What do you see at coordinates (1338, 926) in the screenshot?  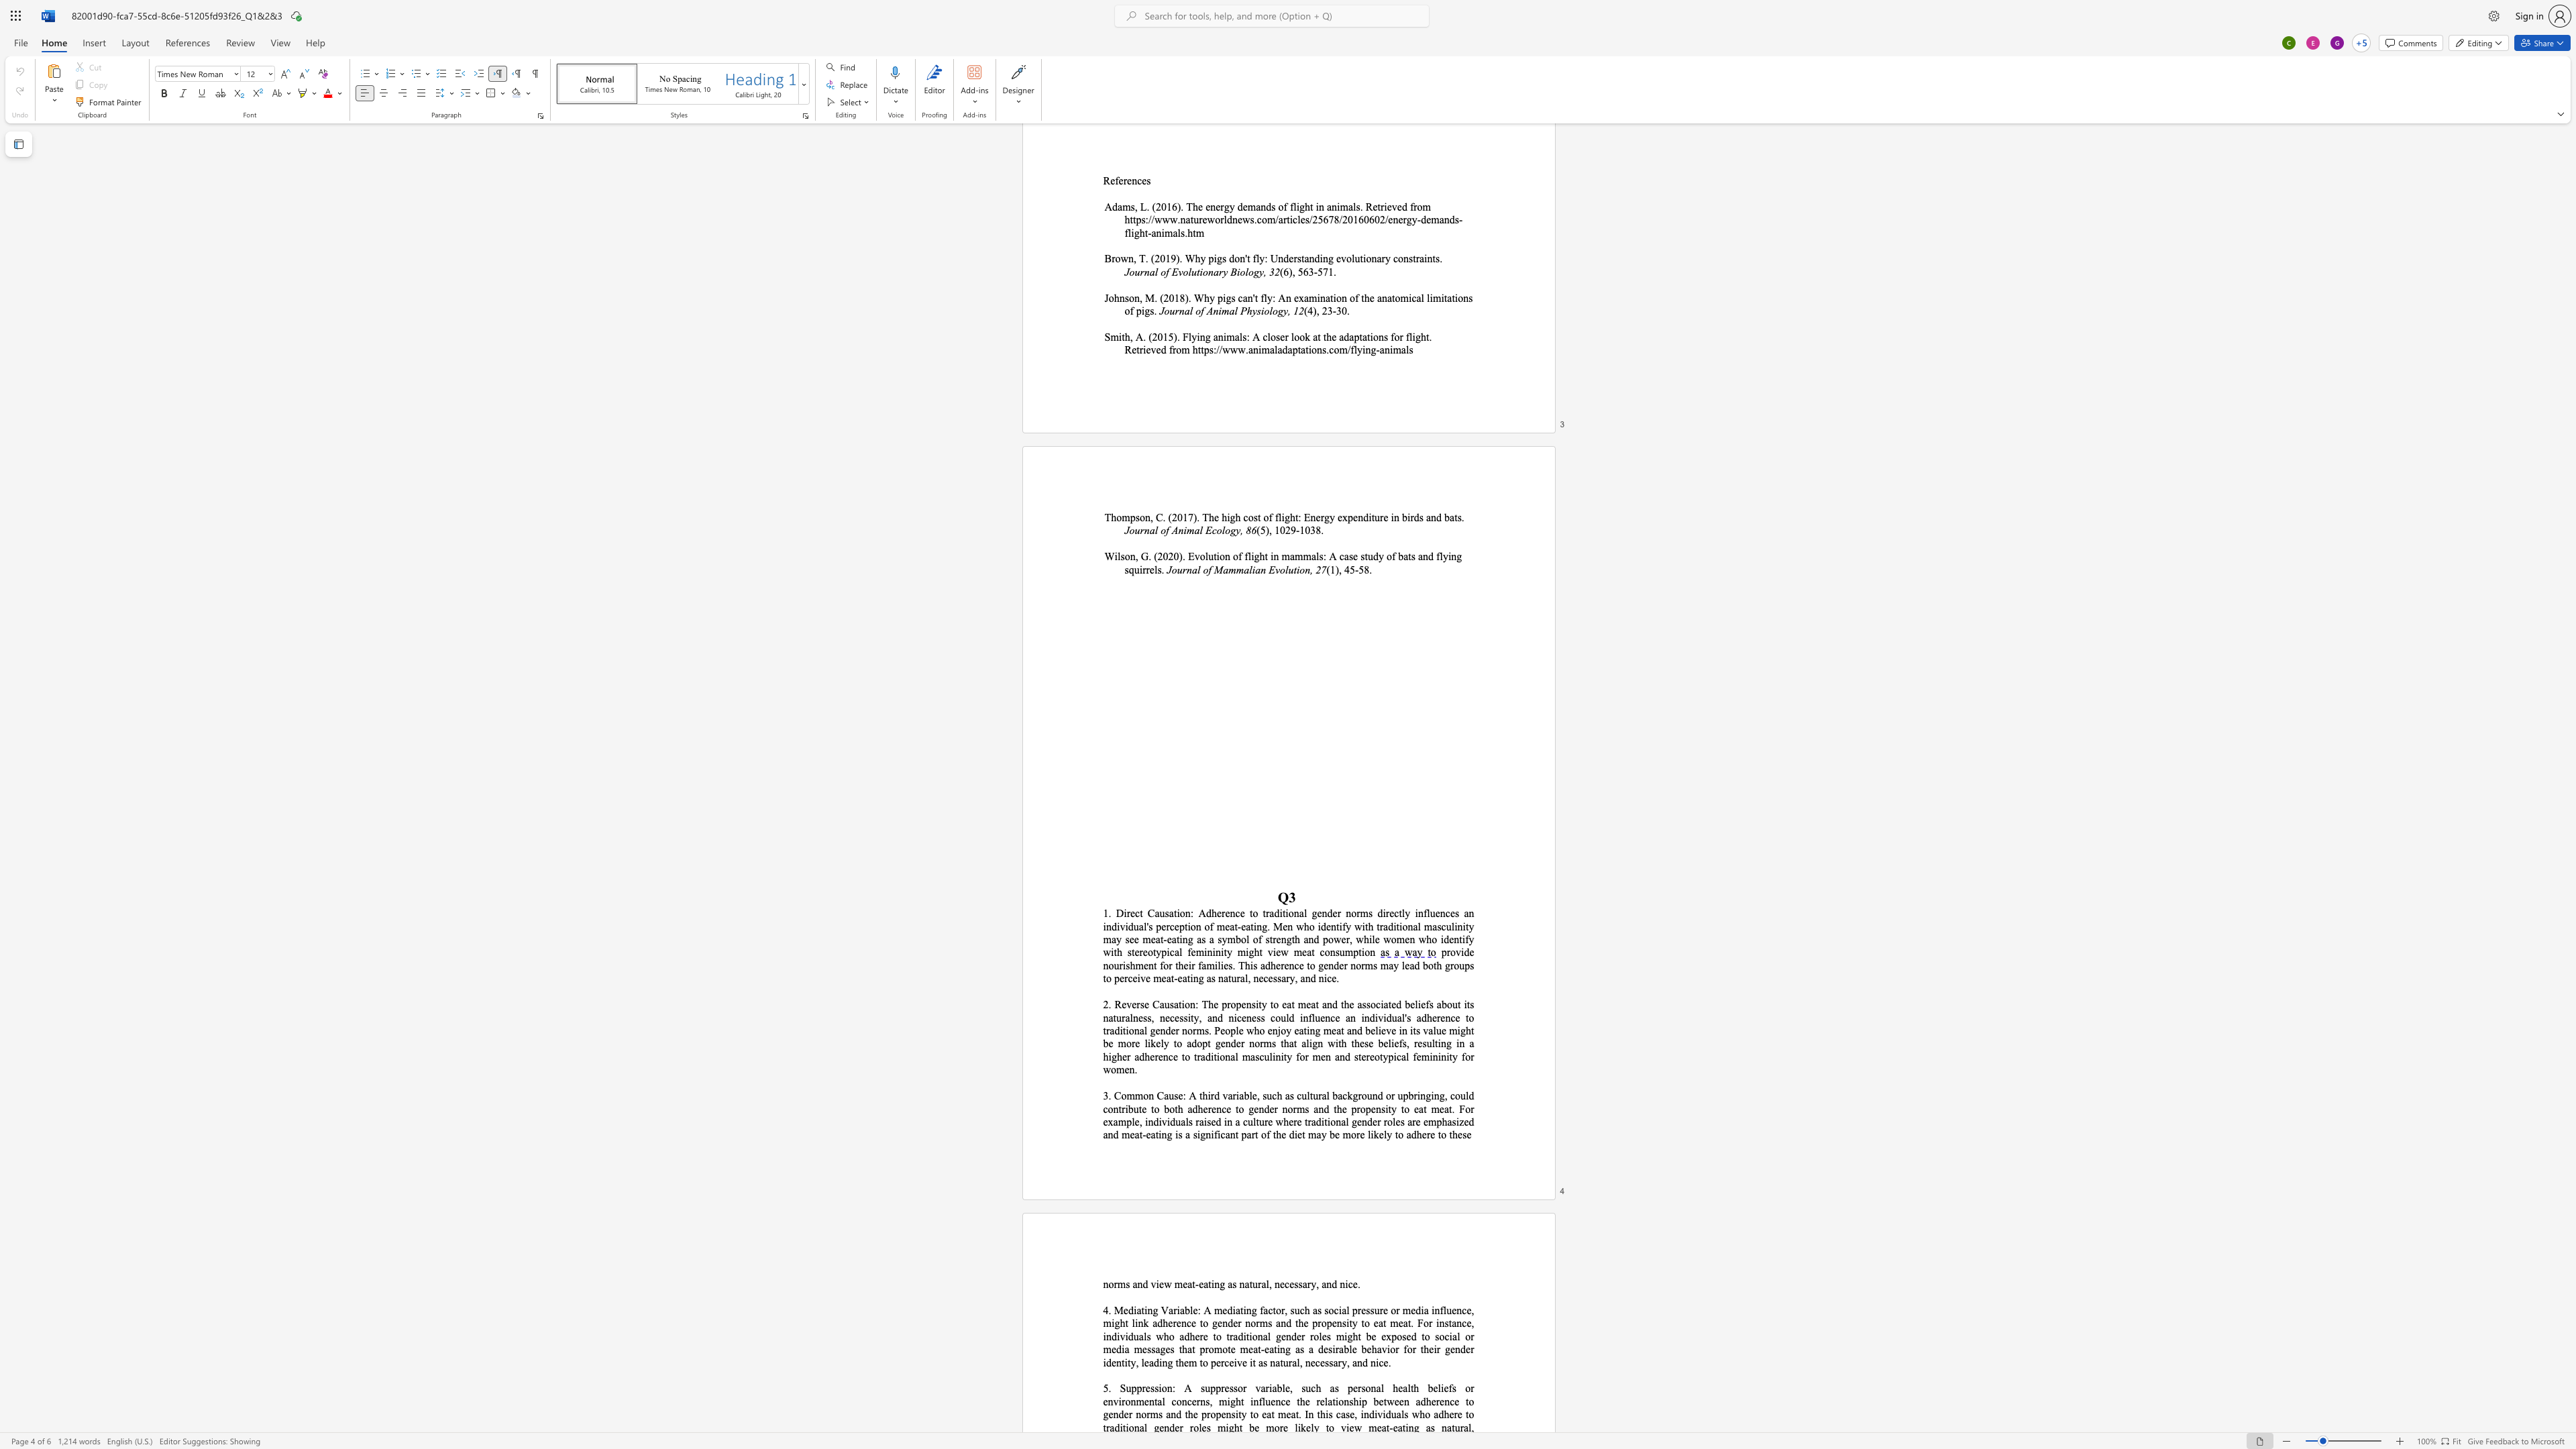 I see `the 3th character "t" in the text` at bounding box center [1338, 926].